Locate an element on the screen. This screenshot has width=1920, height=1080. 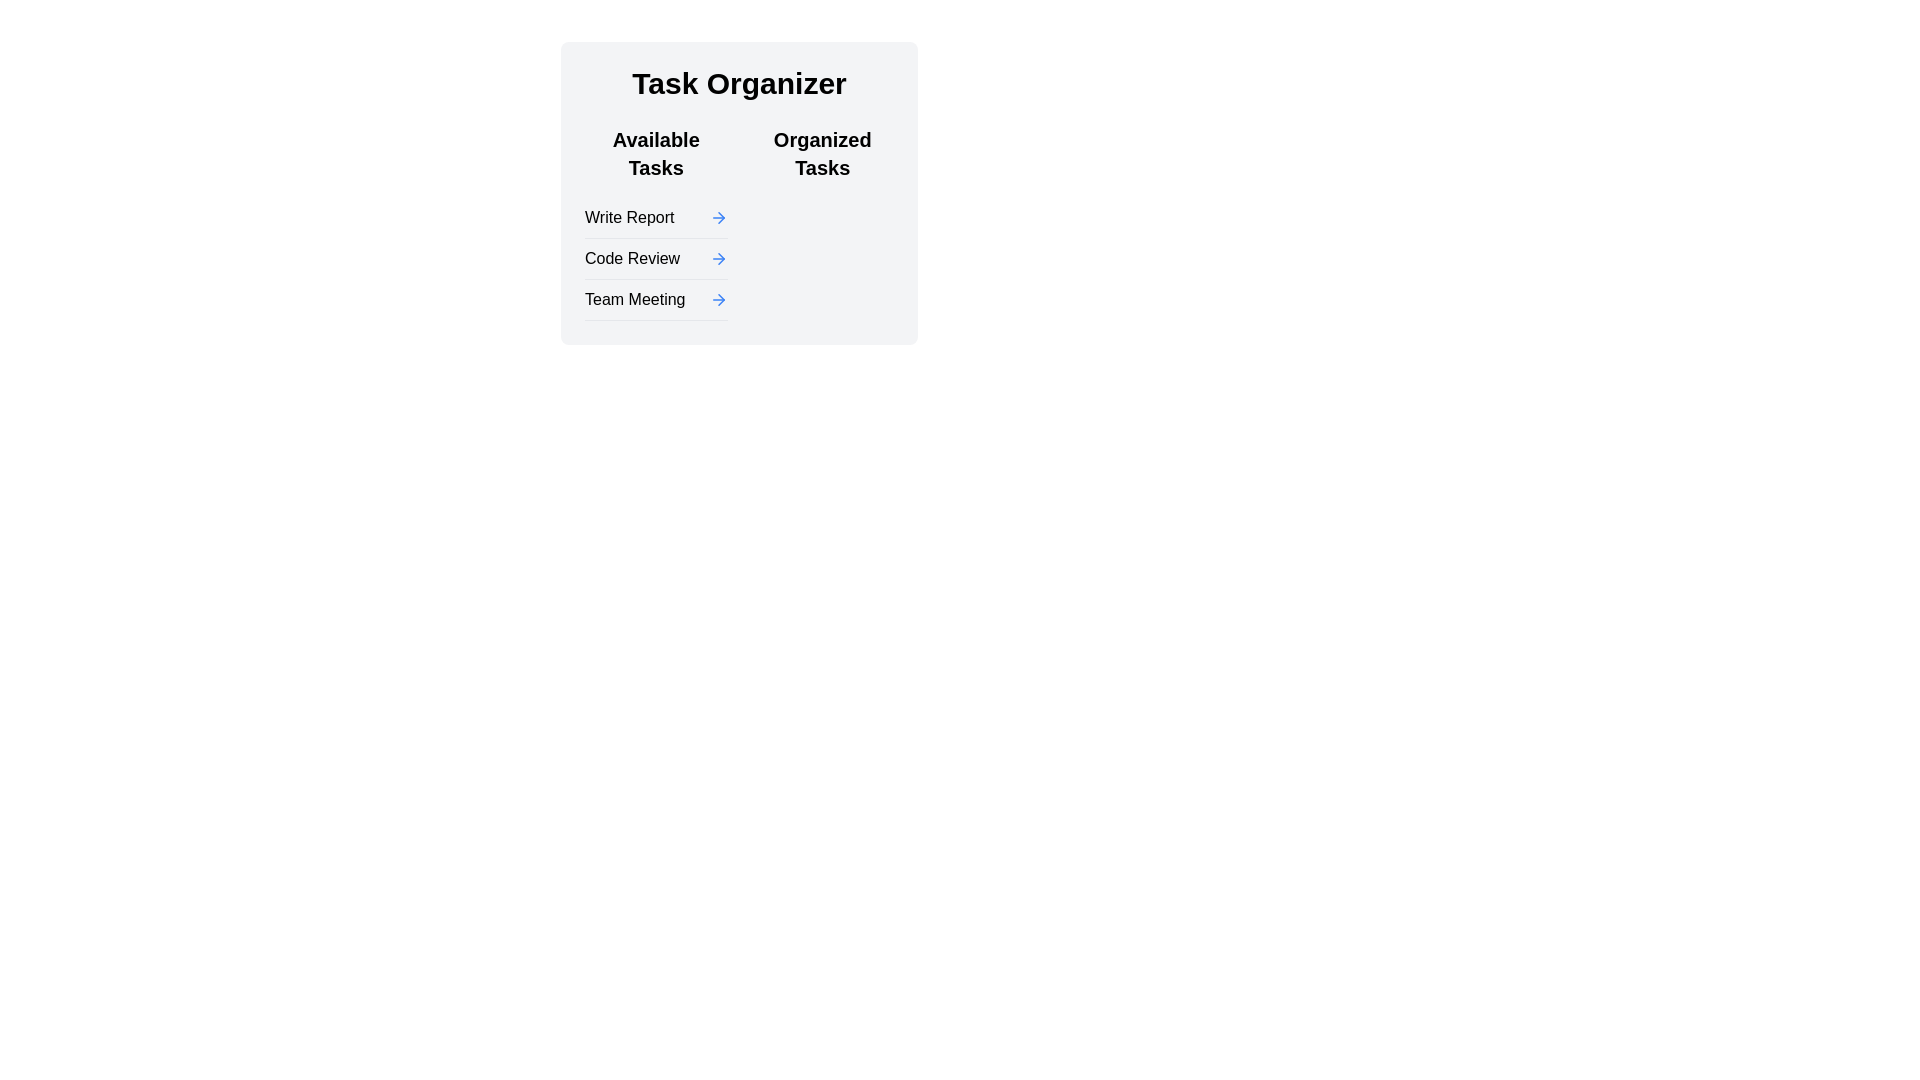
text content of the Text Label displaying 'Organized Tasks', which is styled in bold and larger font, located in the upper-right region of the layout is located at coordinates (822, 153).